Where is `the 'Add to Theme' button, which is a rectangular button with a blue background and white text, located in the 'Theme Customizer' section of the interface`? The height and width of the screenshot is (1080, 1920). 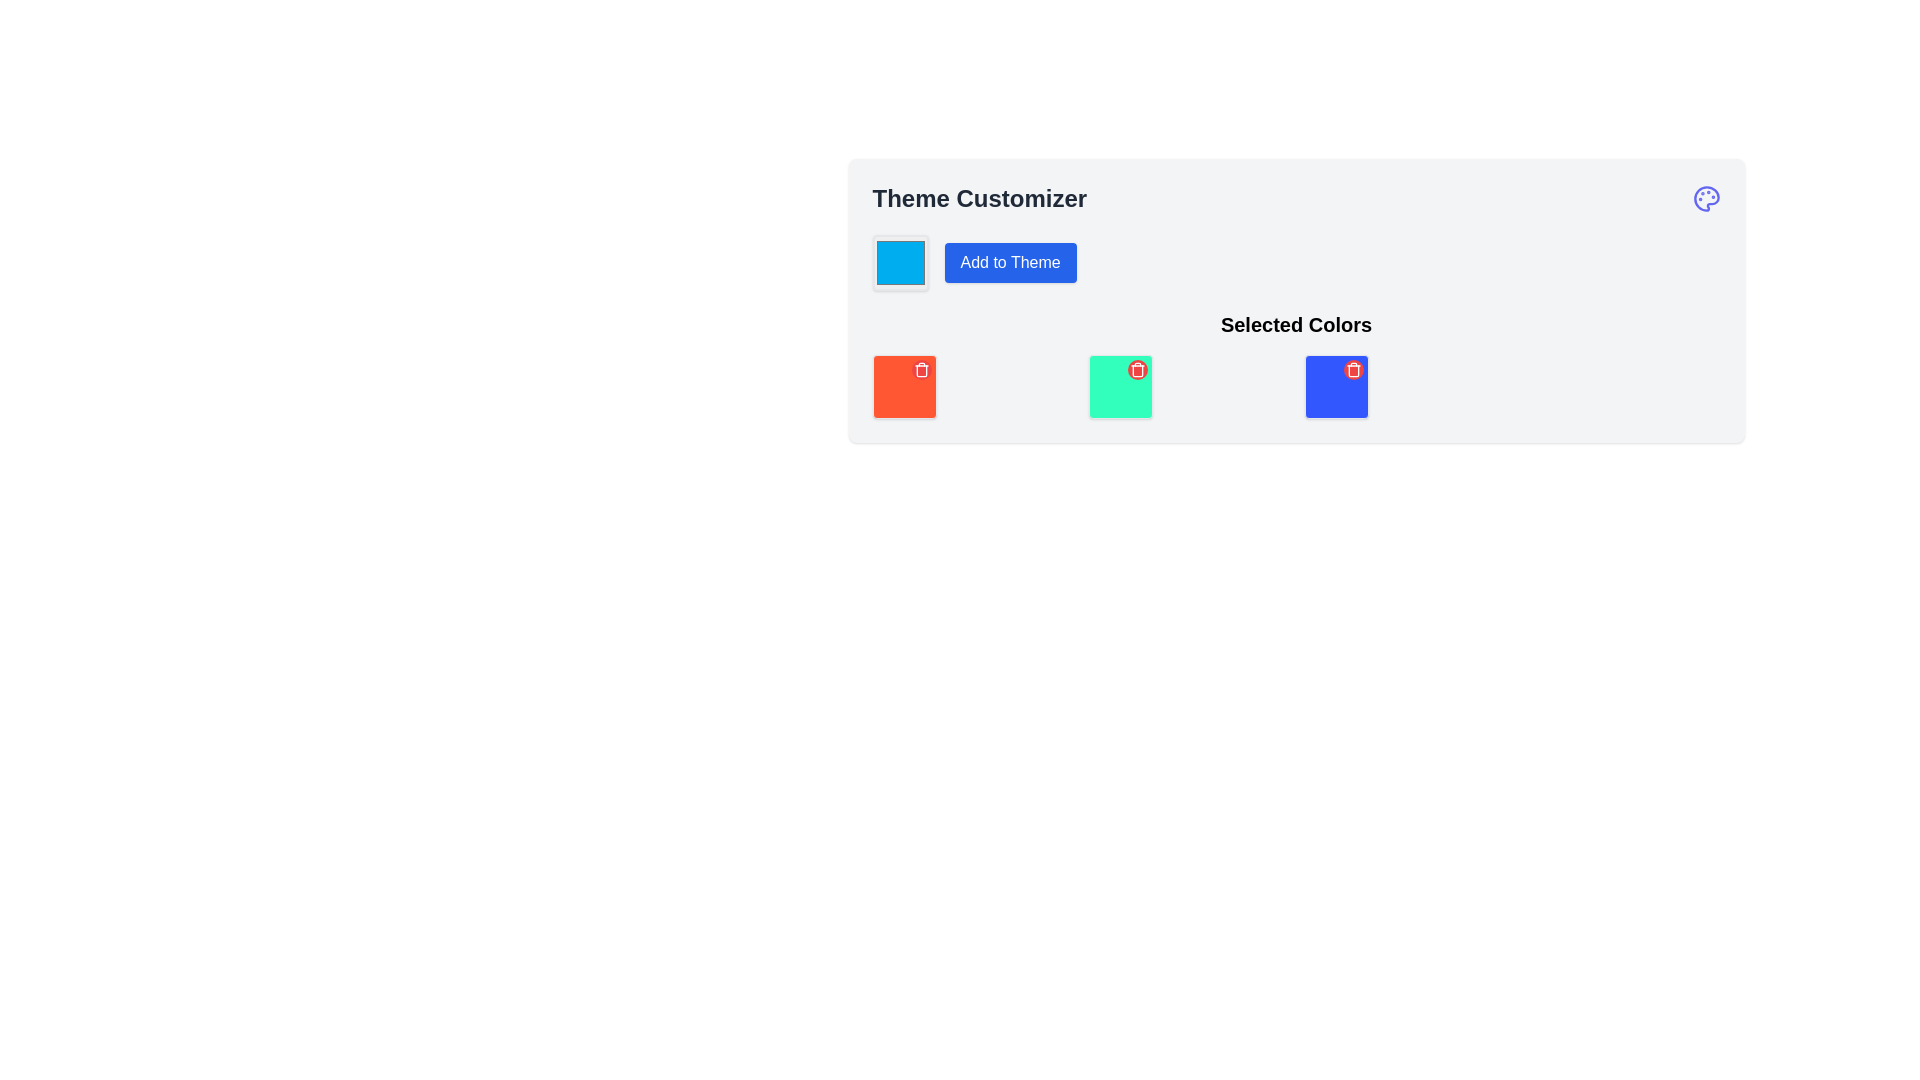 the 'Add to Theme' button, which is a rectangular button with a blue background and white text, located in the 'Theme Customizer' section of the interface is located at coordinates (1009, 261).